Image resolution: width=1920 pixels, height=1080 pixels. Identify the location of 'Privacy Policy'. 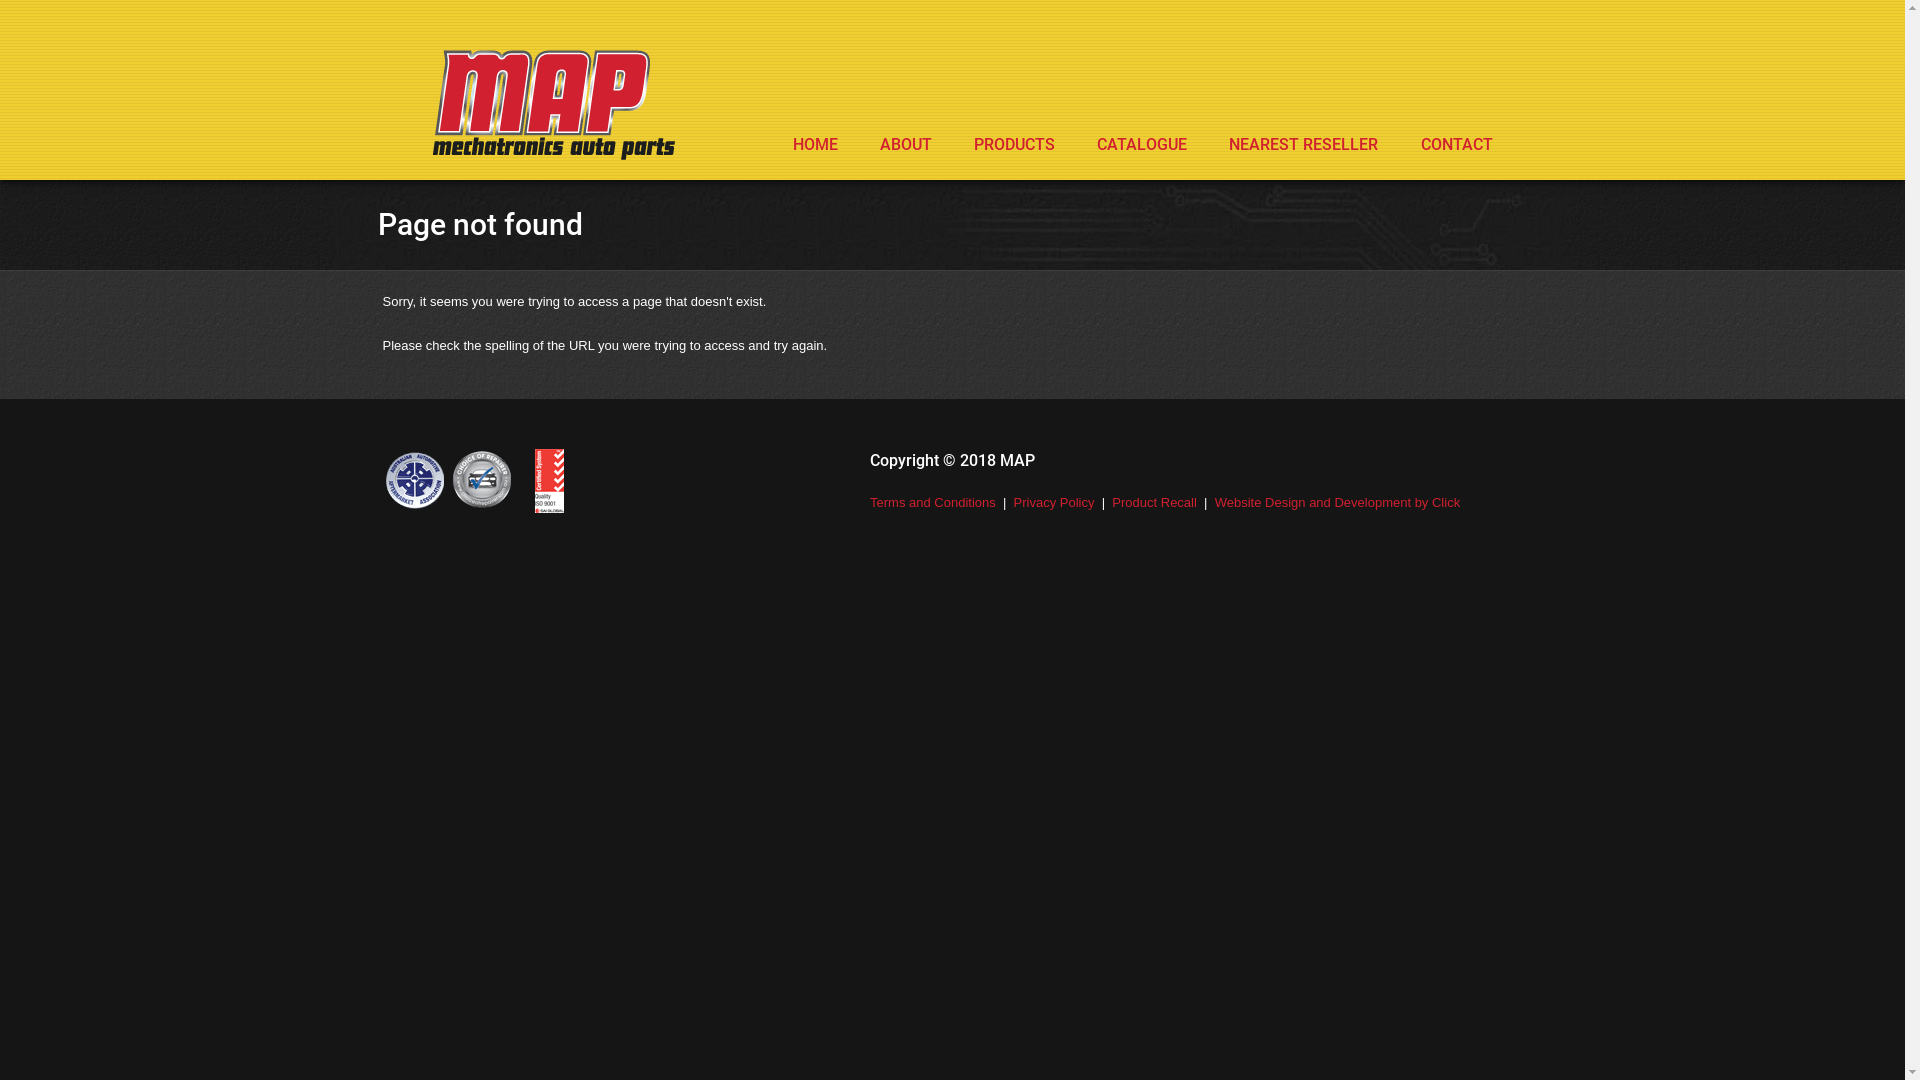
(1053, 501).